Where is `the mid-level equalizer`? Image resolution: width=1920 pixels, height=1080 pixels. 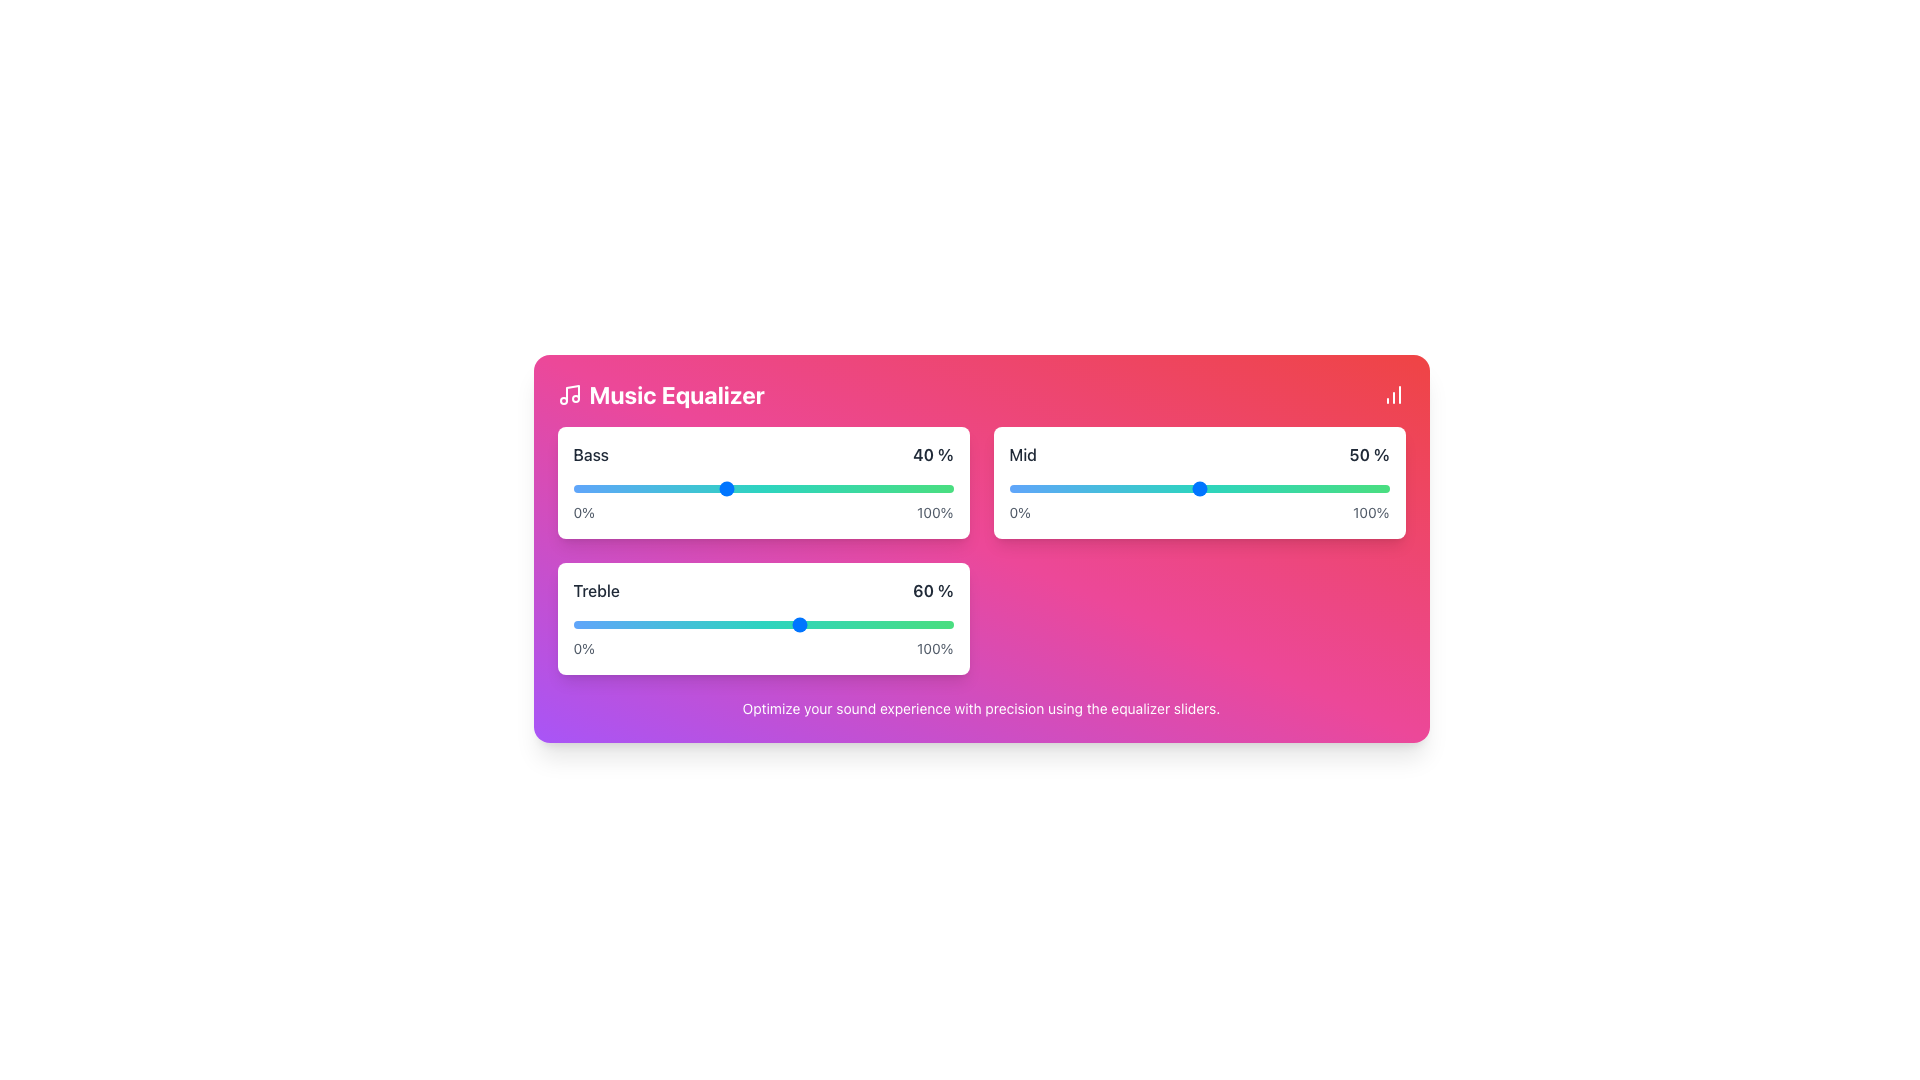 the mid-level equalizer is located at coordinates (1176, 489).